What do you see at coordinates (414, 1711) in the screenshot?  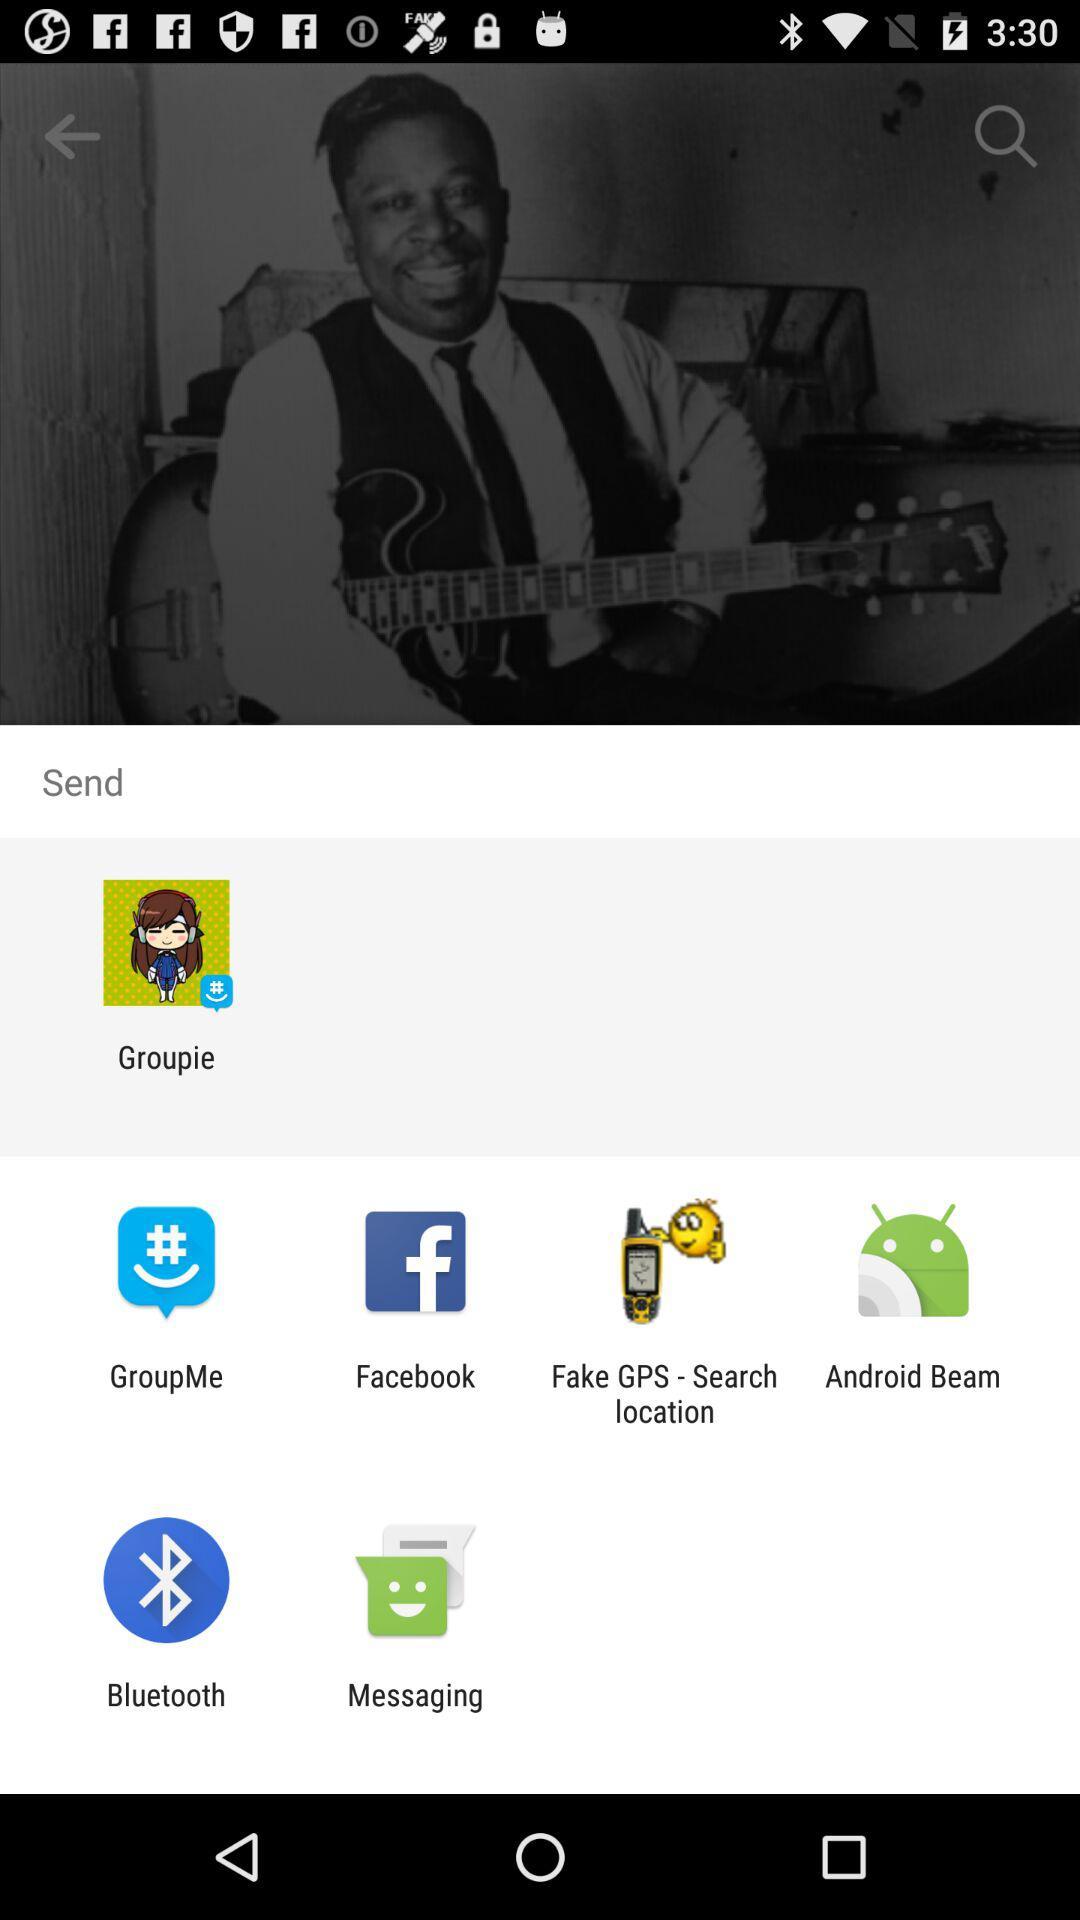 I see `icon next to the bluetooth app` at bounding box center [414, 1711].